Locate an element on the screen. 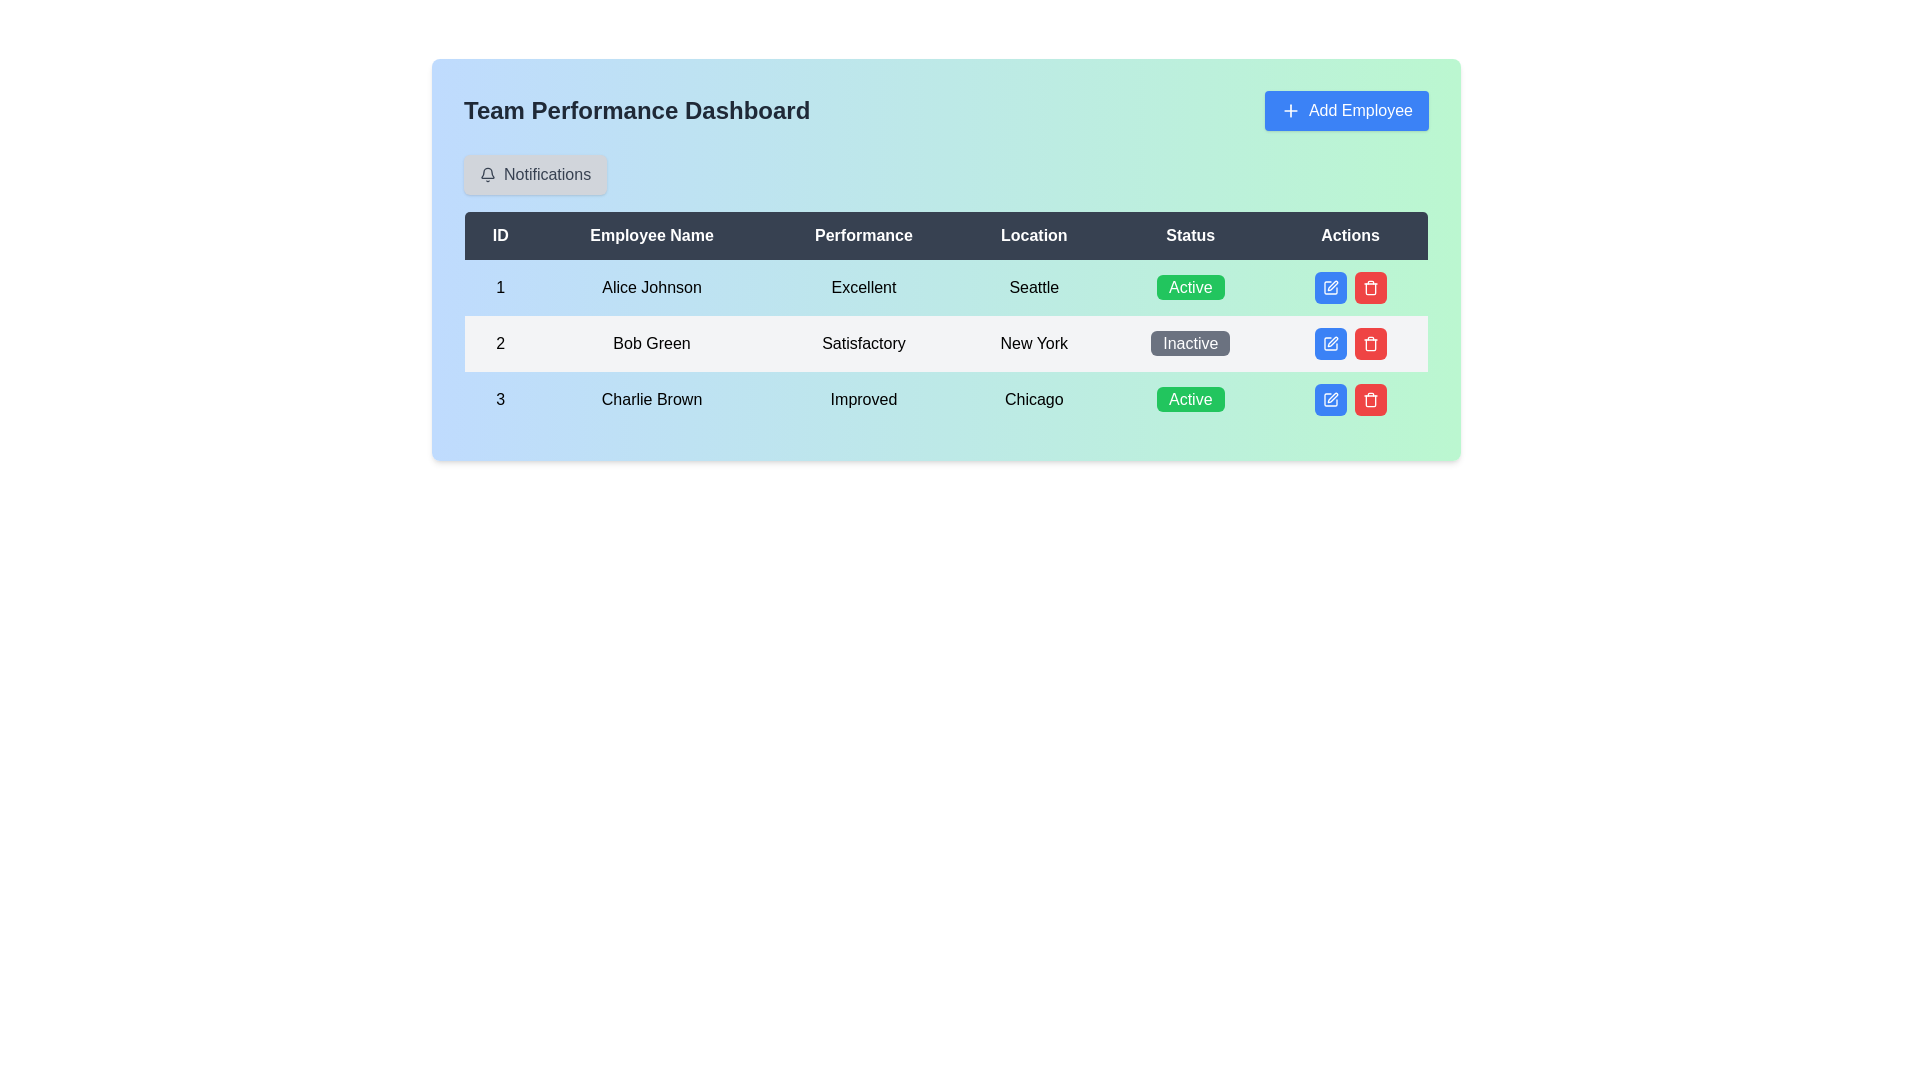 The width and height of the screenshot is (1920, 1080). the red rounded rectangular button with white text and a trash can icon in the second row of the employee table is located at coordinates (1368, 400).